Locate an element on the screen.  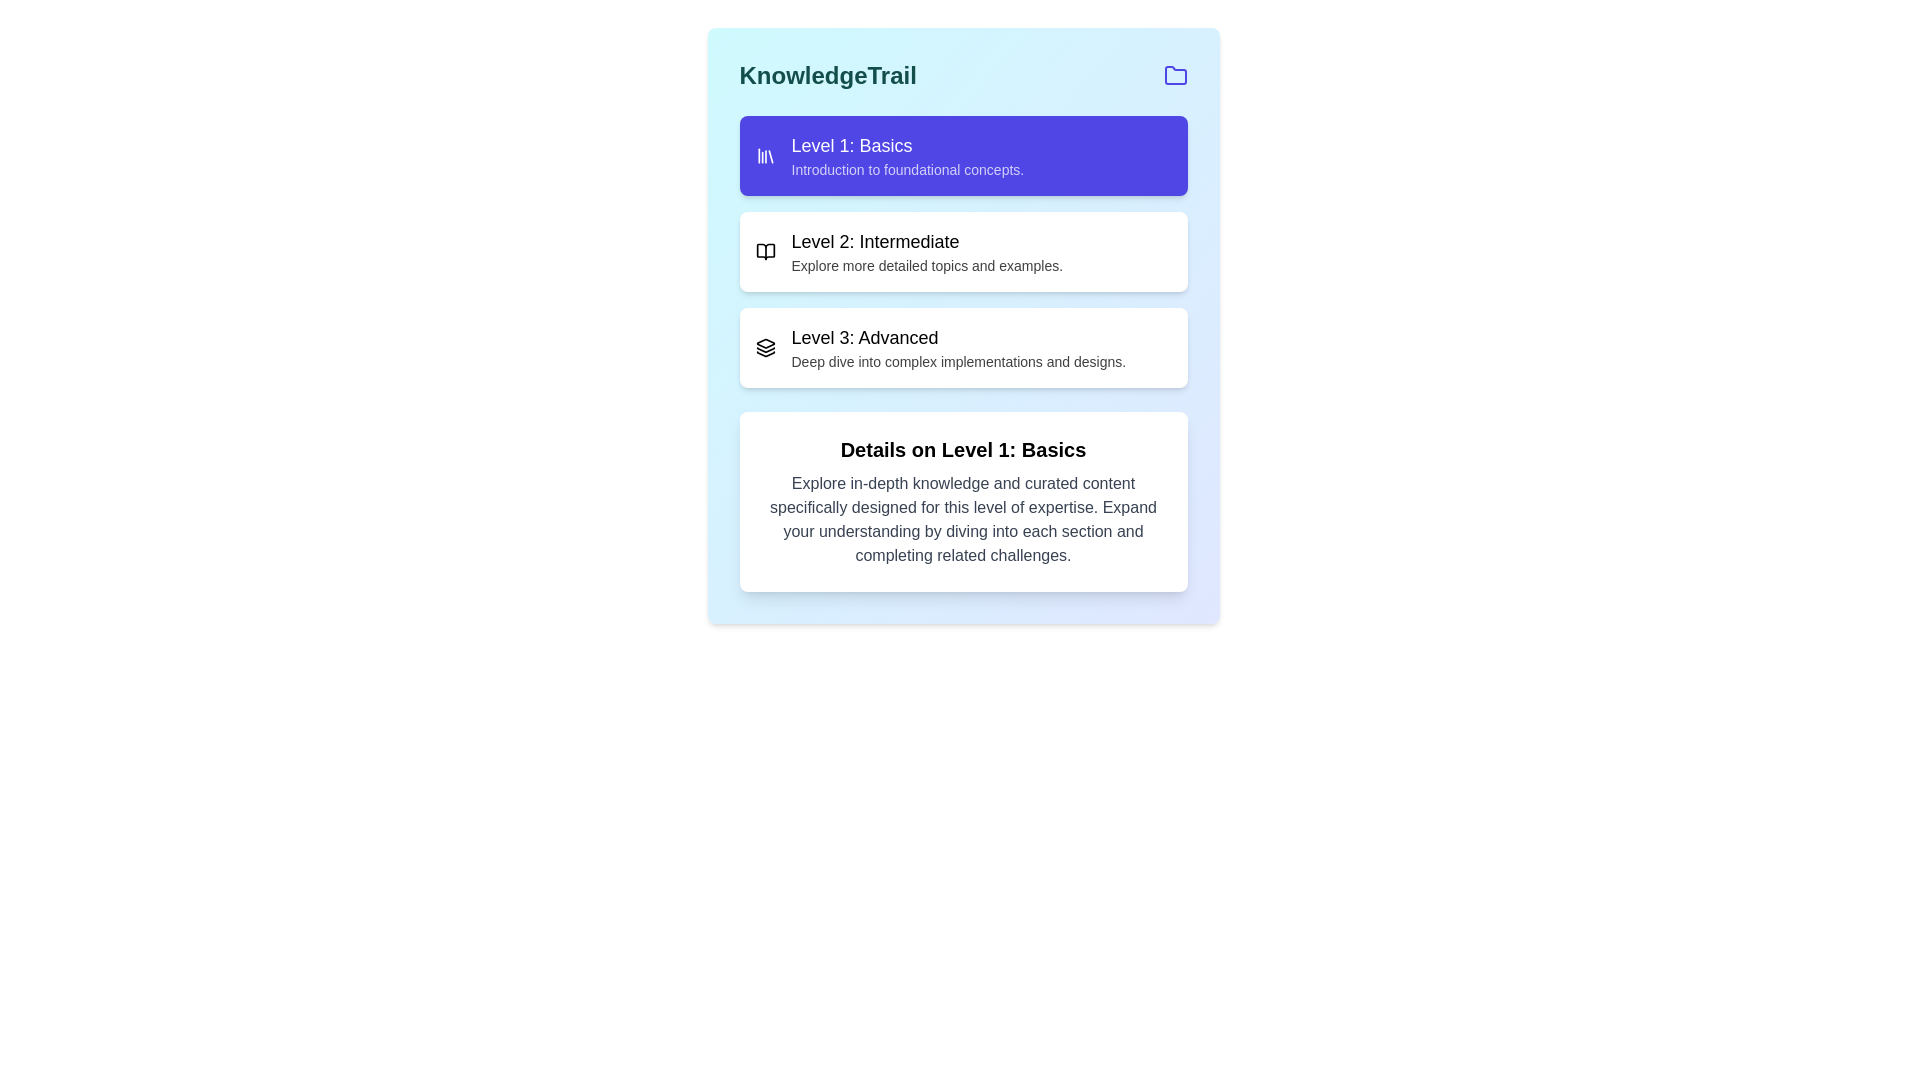
the open book icon located next to the 'Level 2: Intermediate' textual description is located at coordinates (764, 250).